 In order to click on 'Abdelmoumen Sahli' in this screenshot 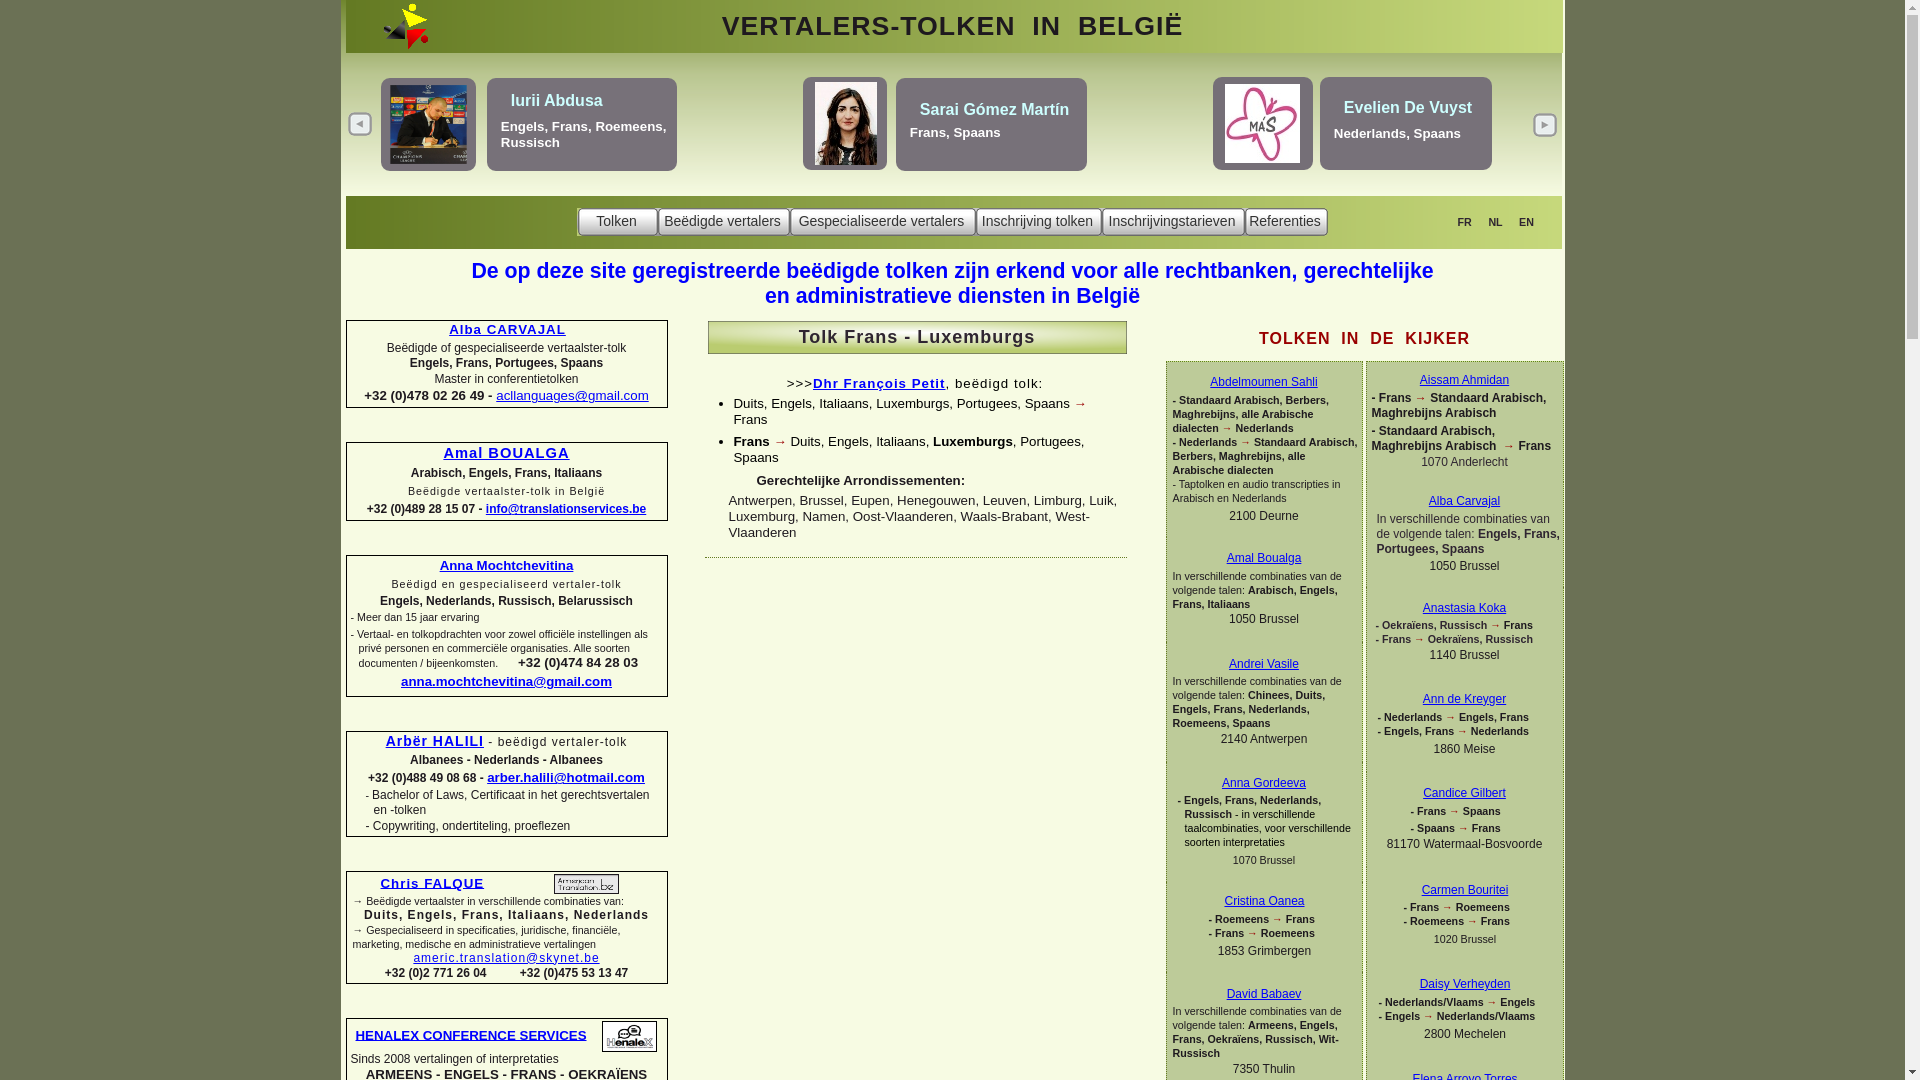, I will do `click(1262, 381)`.